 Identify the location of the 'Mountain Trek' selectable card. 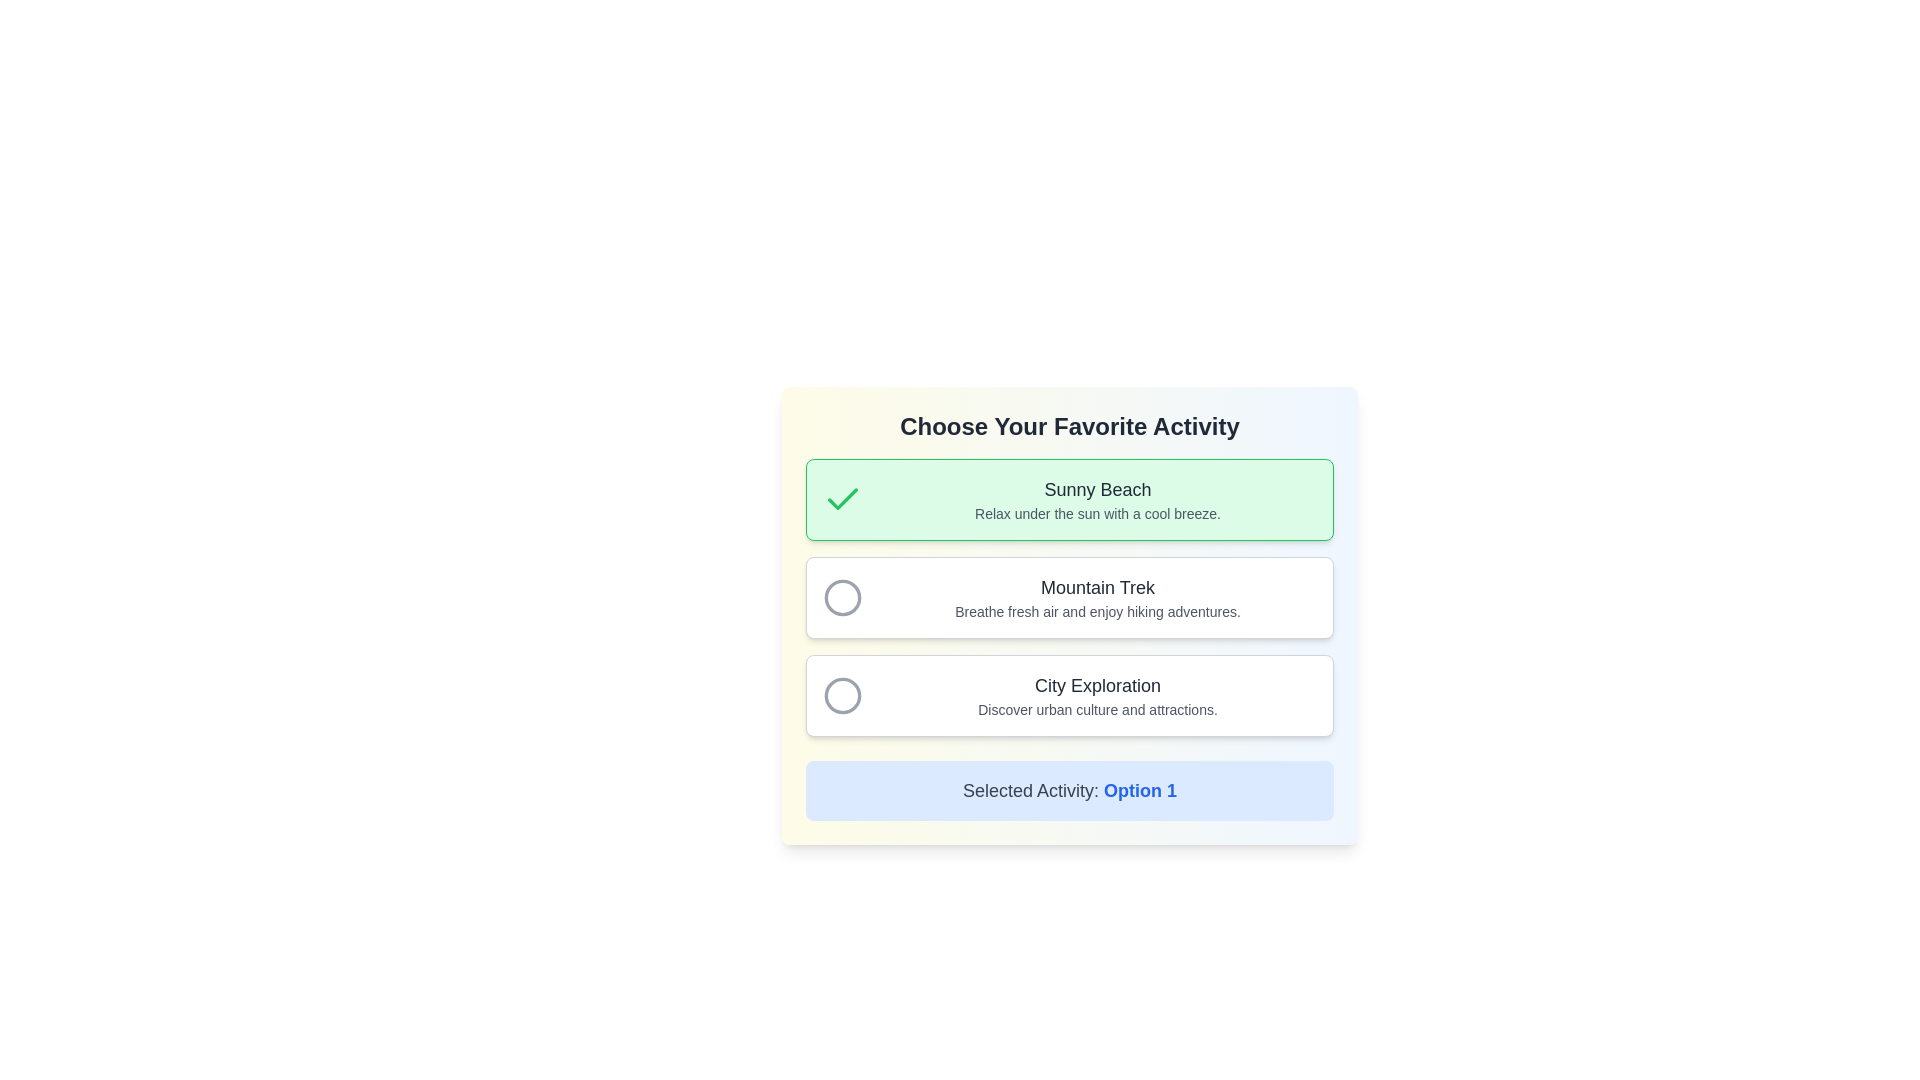
(1069, 596).